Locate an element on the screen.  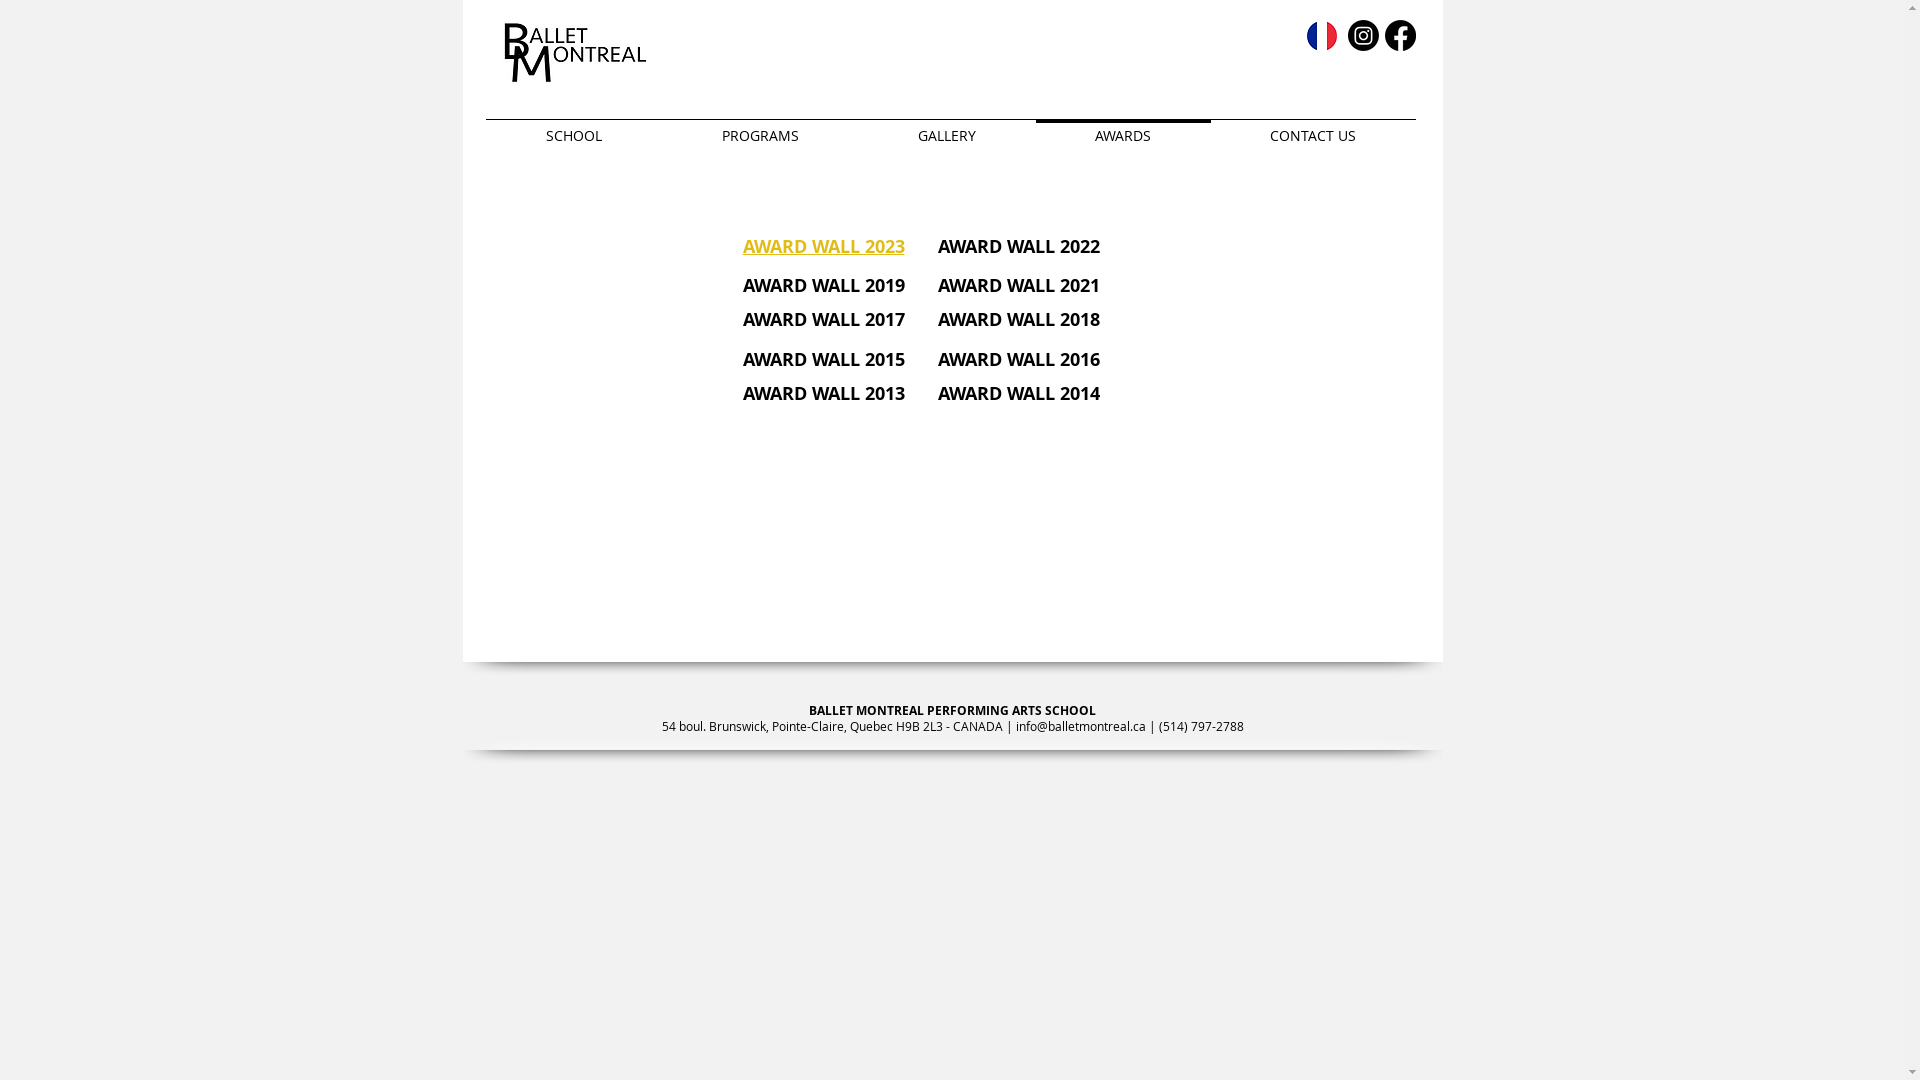
'AWARD WALL 2019' is located at coordinates (822, 285).